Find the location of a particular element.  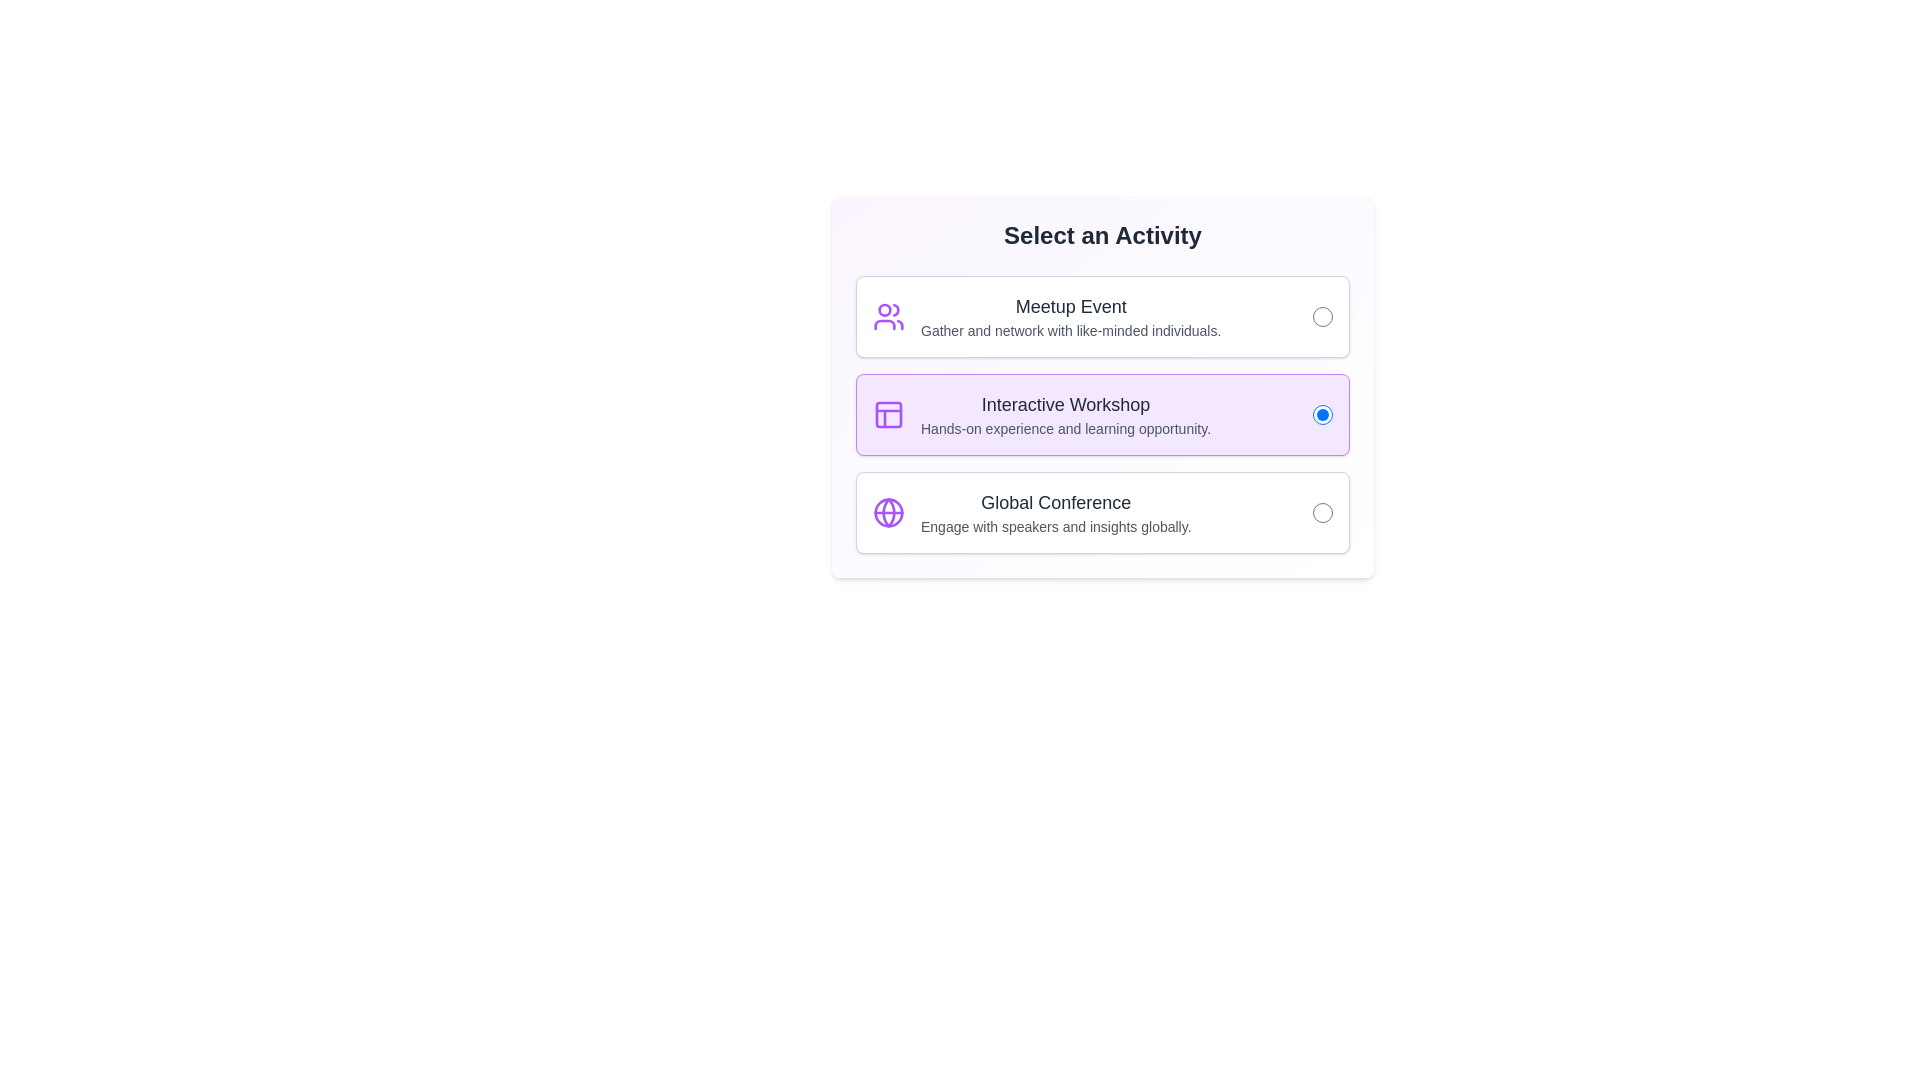

the upper-left decorative graphical component of the 'Interactive Workshop' icon in the activity list is located at coordinates (887, 414).